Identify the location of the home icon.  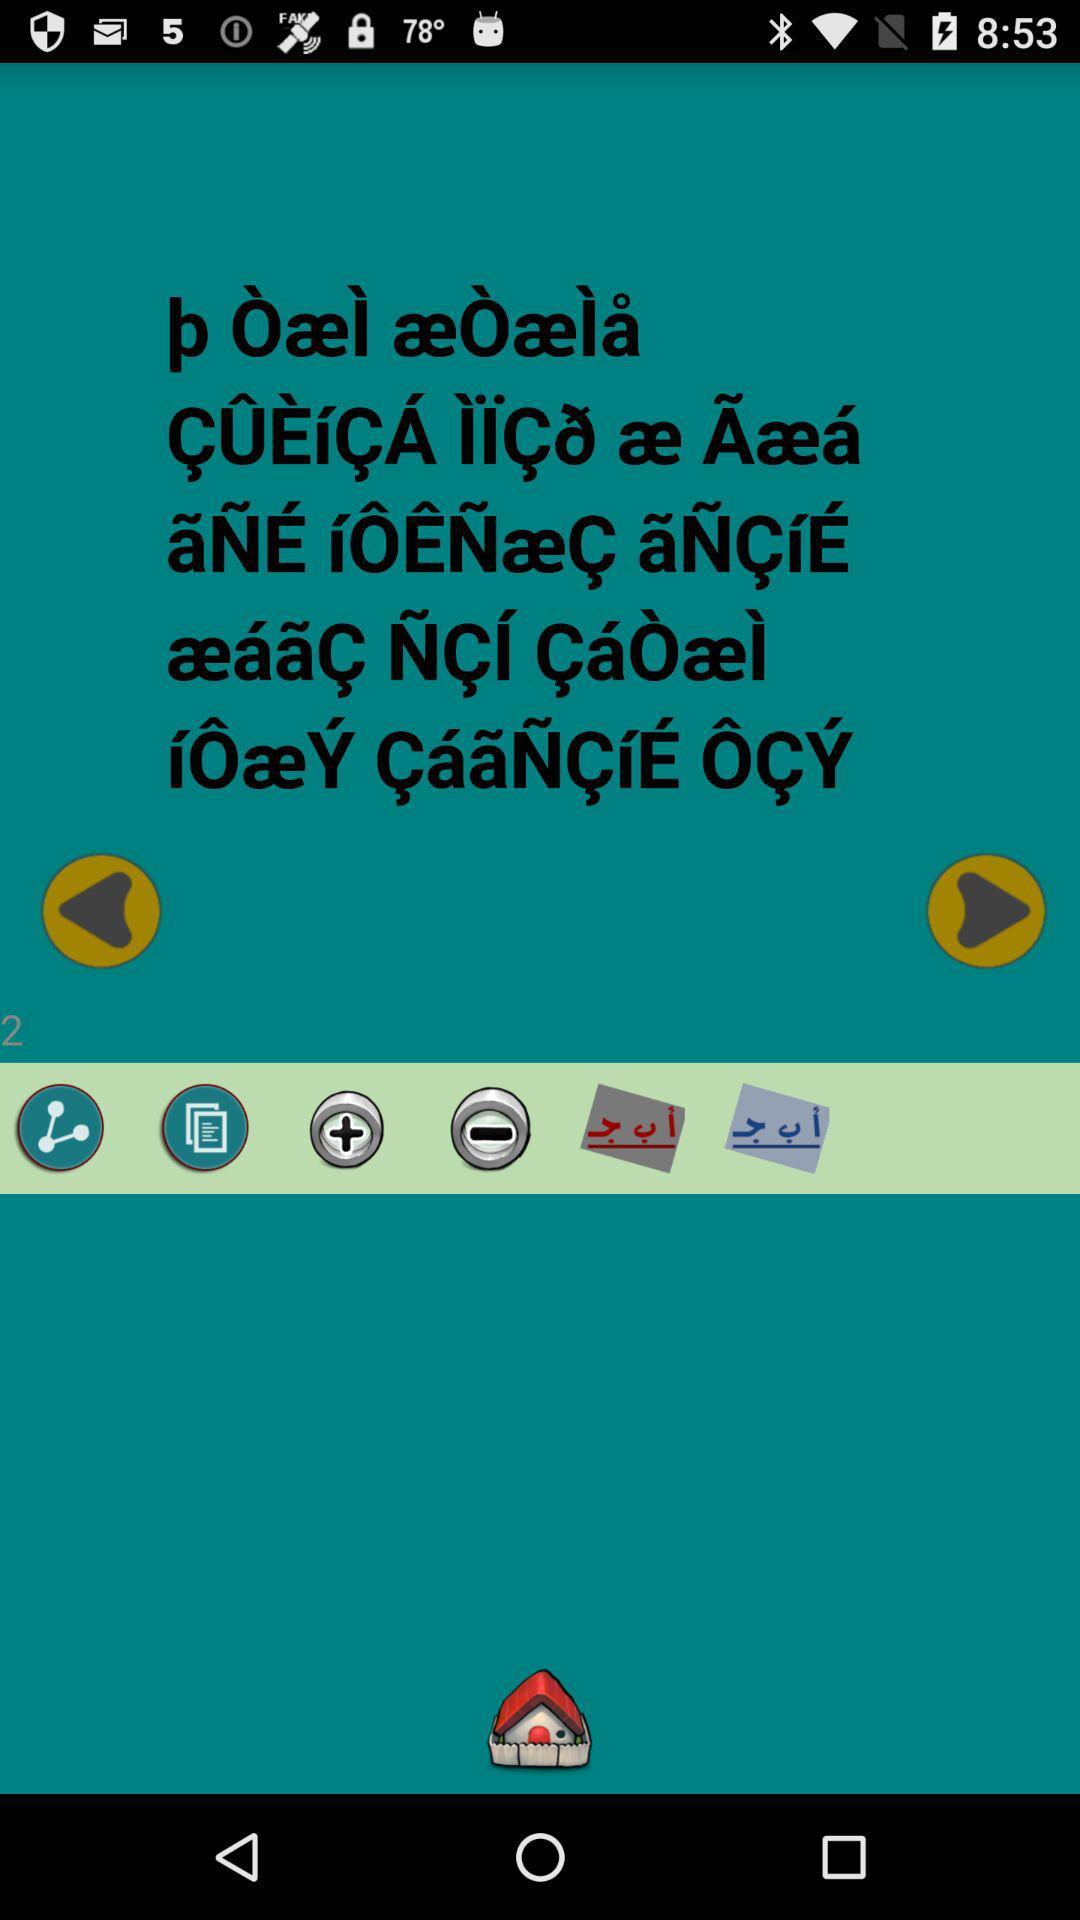
(540, 1841).